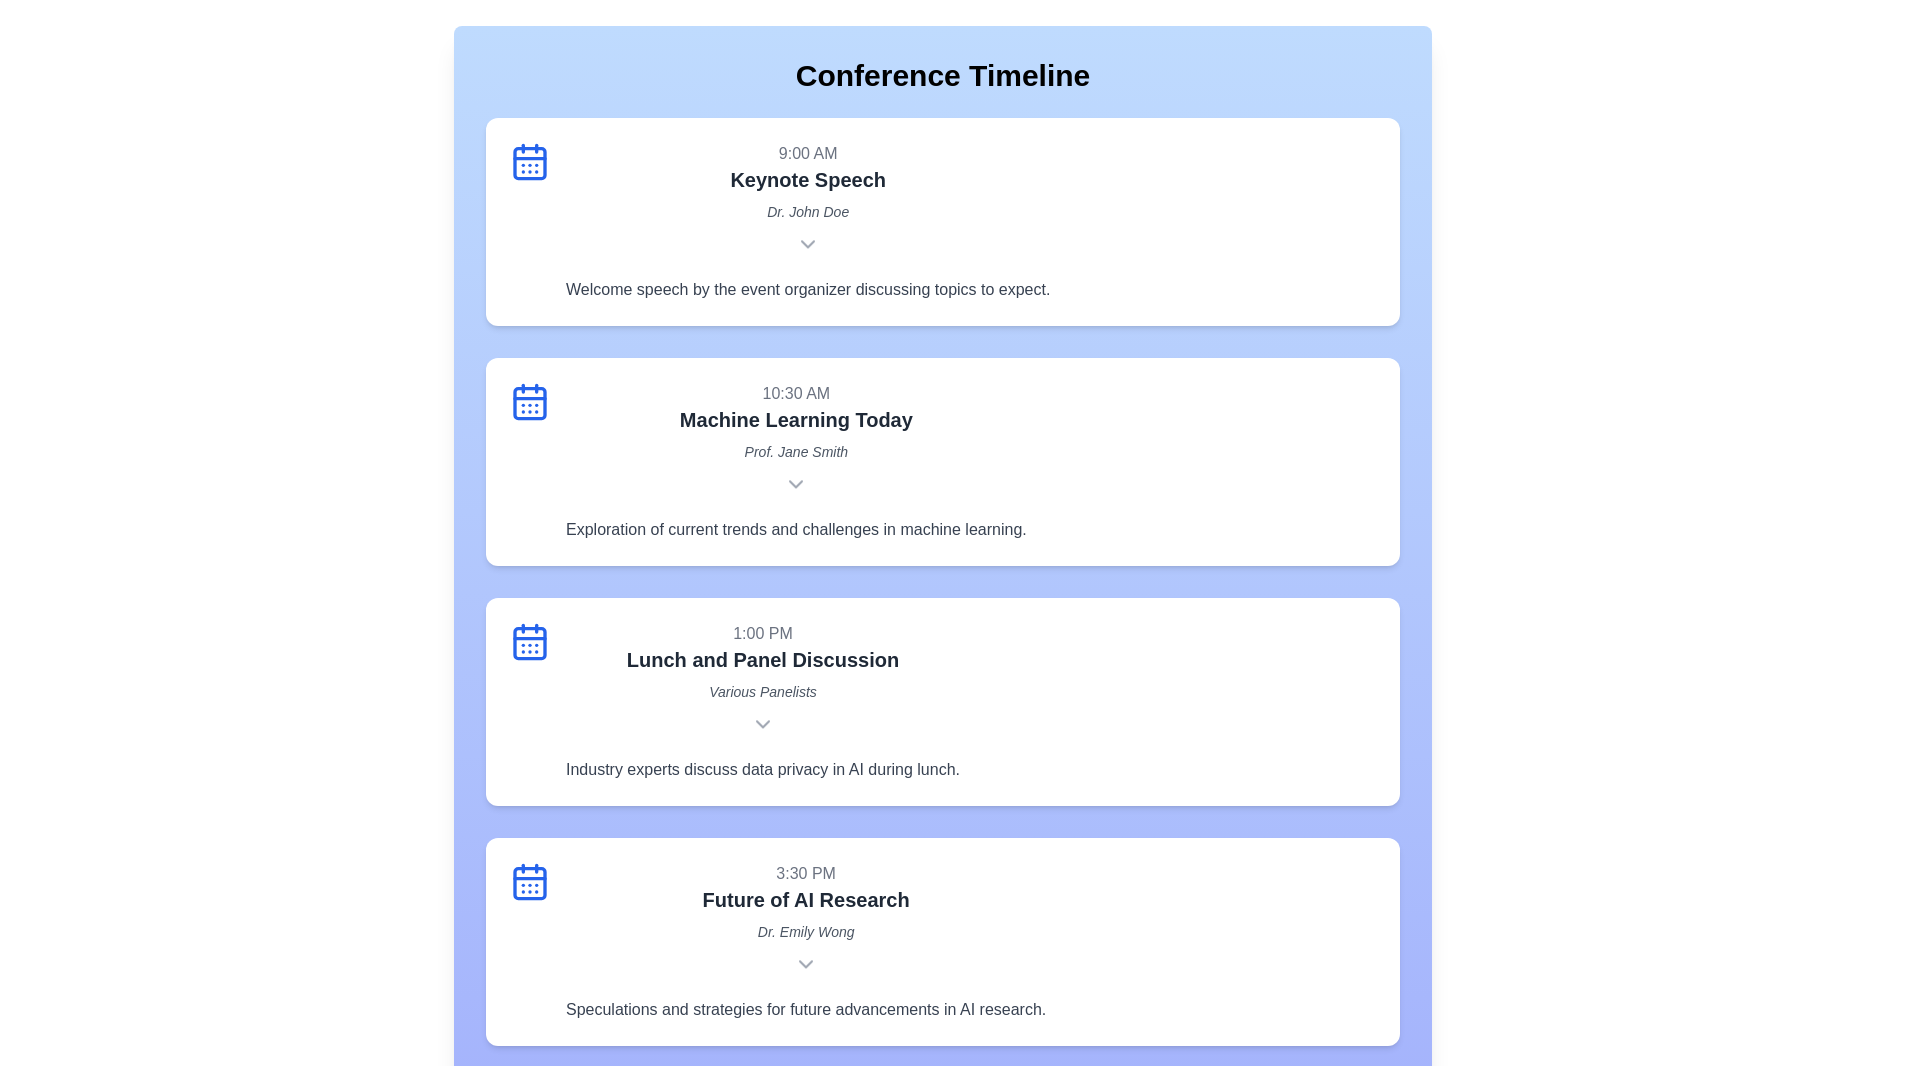 This screenshot has width=1920, height=1080. What do you see at coordinates (529, 402) in the screenshot?
I see `the graphical icon component of the calendar located to the left of the '10:30 AM Machine Learning Today' session card, which serves as a decorative marker within the calendar icon` at bounding box center [529, 402].